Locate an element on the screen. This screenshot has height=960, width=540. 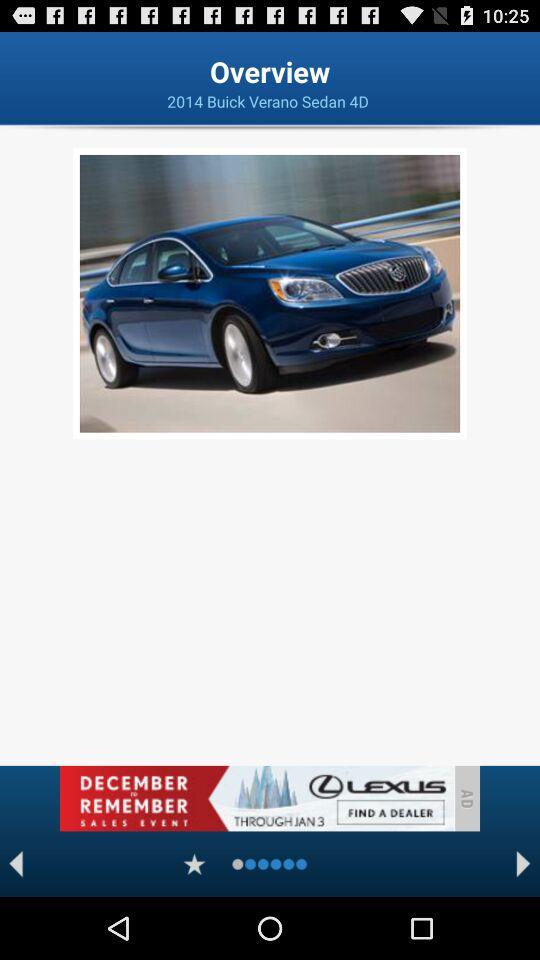
more is located at coordinates (194, 863).